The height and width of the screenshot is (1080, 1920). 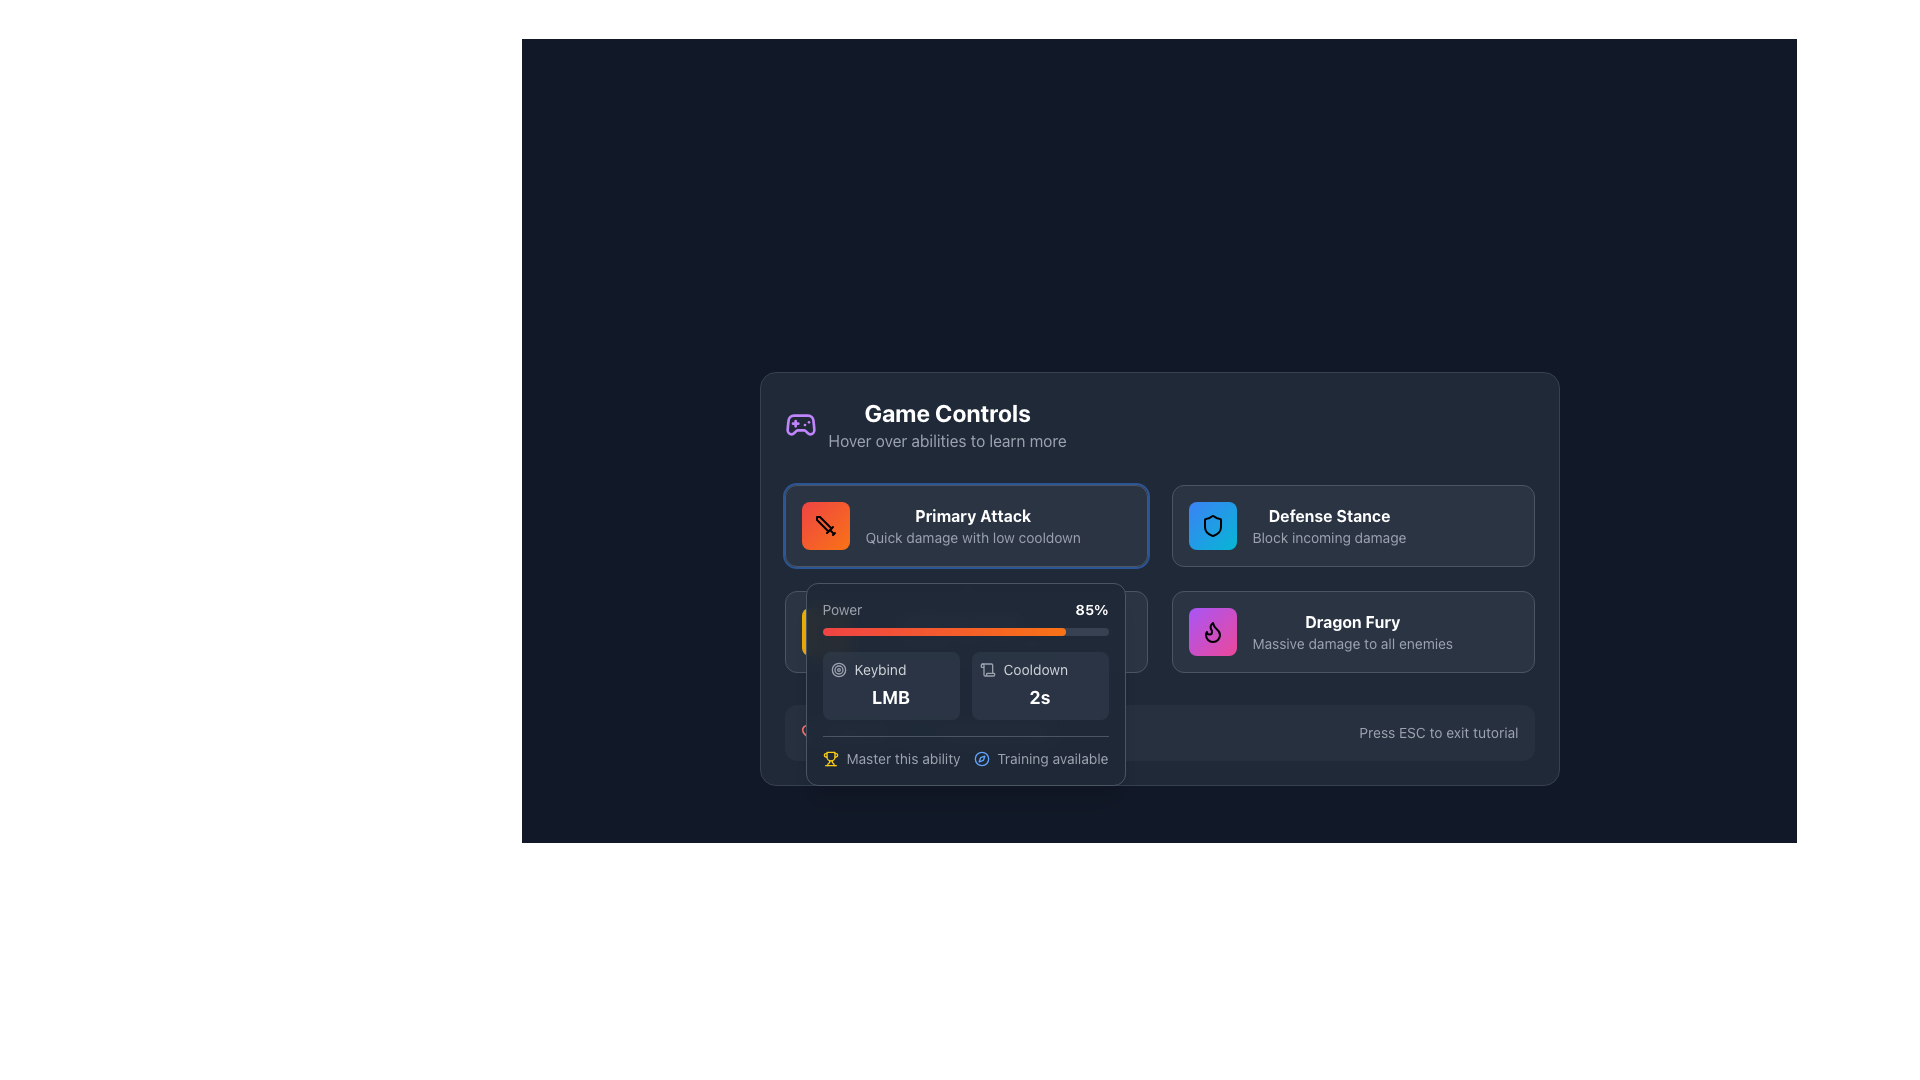 What do you see at coordinates (973, 536) in the screenshot?
I see `the static text reading 'Quick damage with low cooldown,' which is located directly below the 'Primary Attack' heading in the 'Primary Attack' section of the 'Game Controls' interface` at bounding box center [973, 536].